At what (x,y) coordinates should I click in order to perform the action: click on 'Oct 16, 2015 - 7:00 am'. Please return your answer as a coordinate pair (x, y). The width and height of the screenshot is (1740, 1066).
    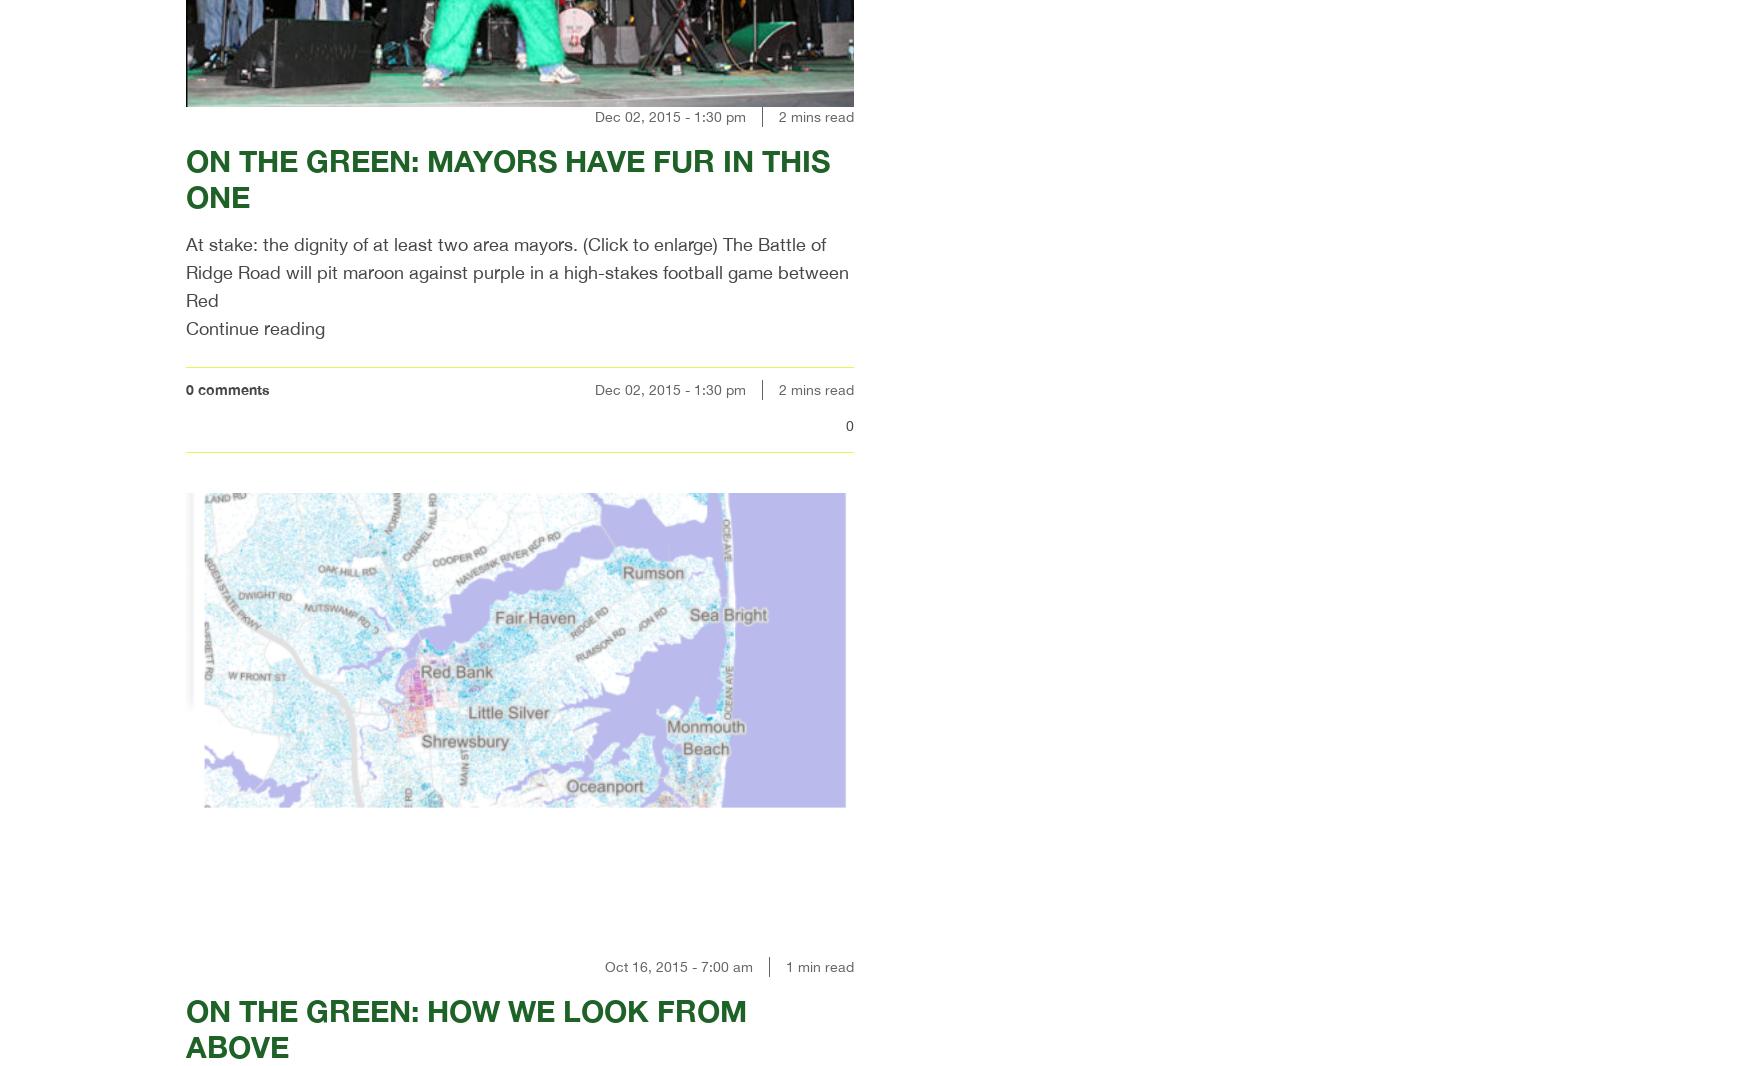
    Looking at the image, I should click on (603, 966).